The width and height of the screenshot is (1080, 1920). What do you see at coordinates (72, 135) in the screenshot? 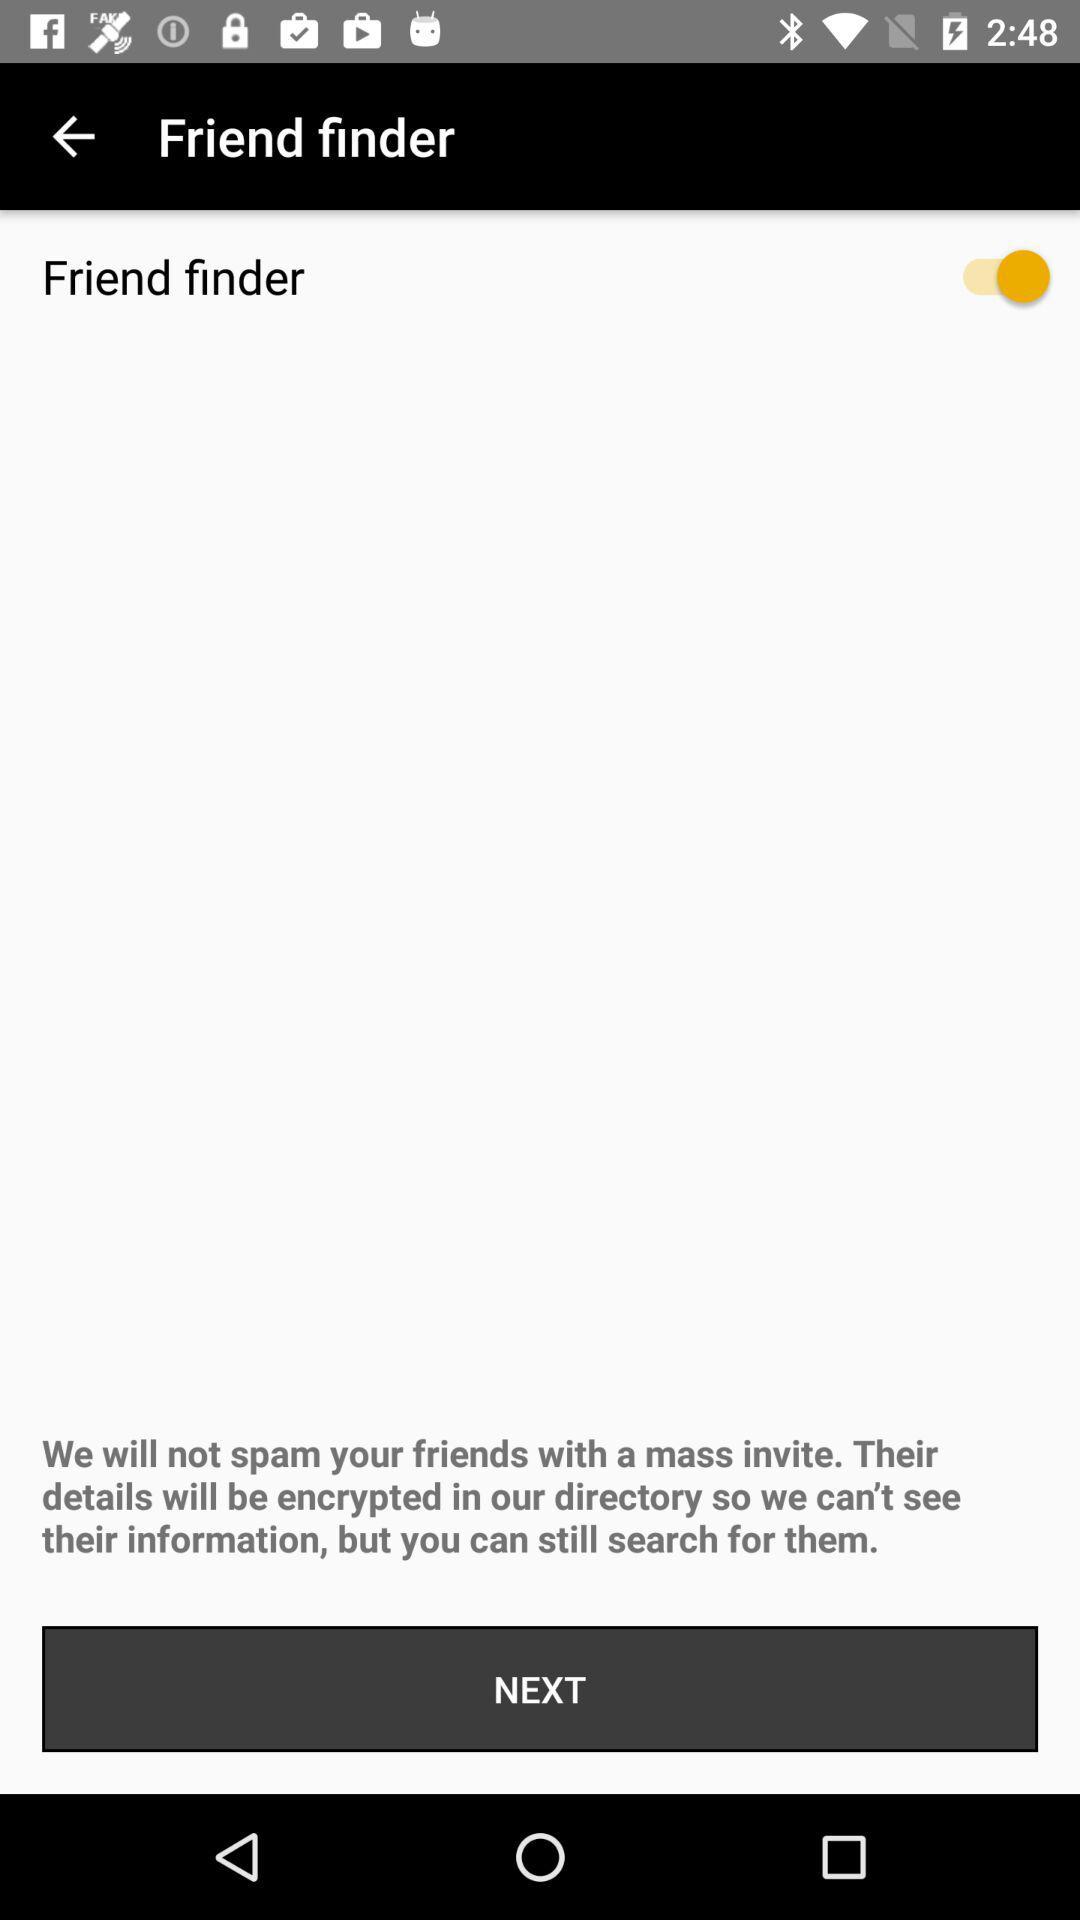
I see `the item above friend finder item` at bounding box center [72, 135].